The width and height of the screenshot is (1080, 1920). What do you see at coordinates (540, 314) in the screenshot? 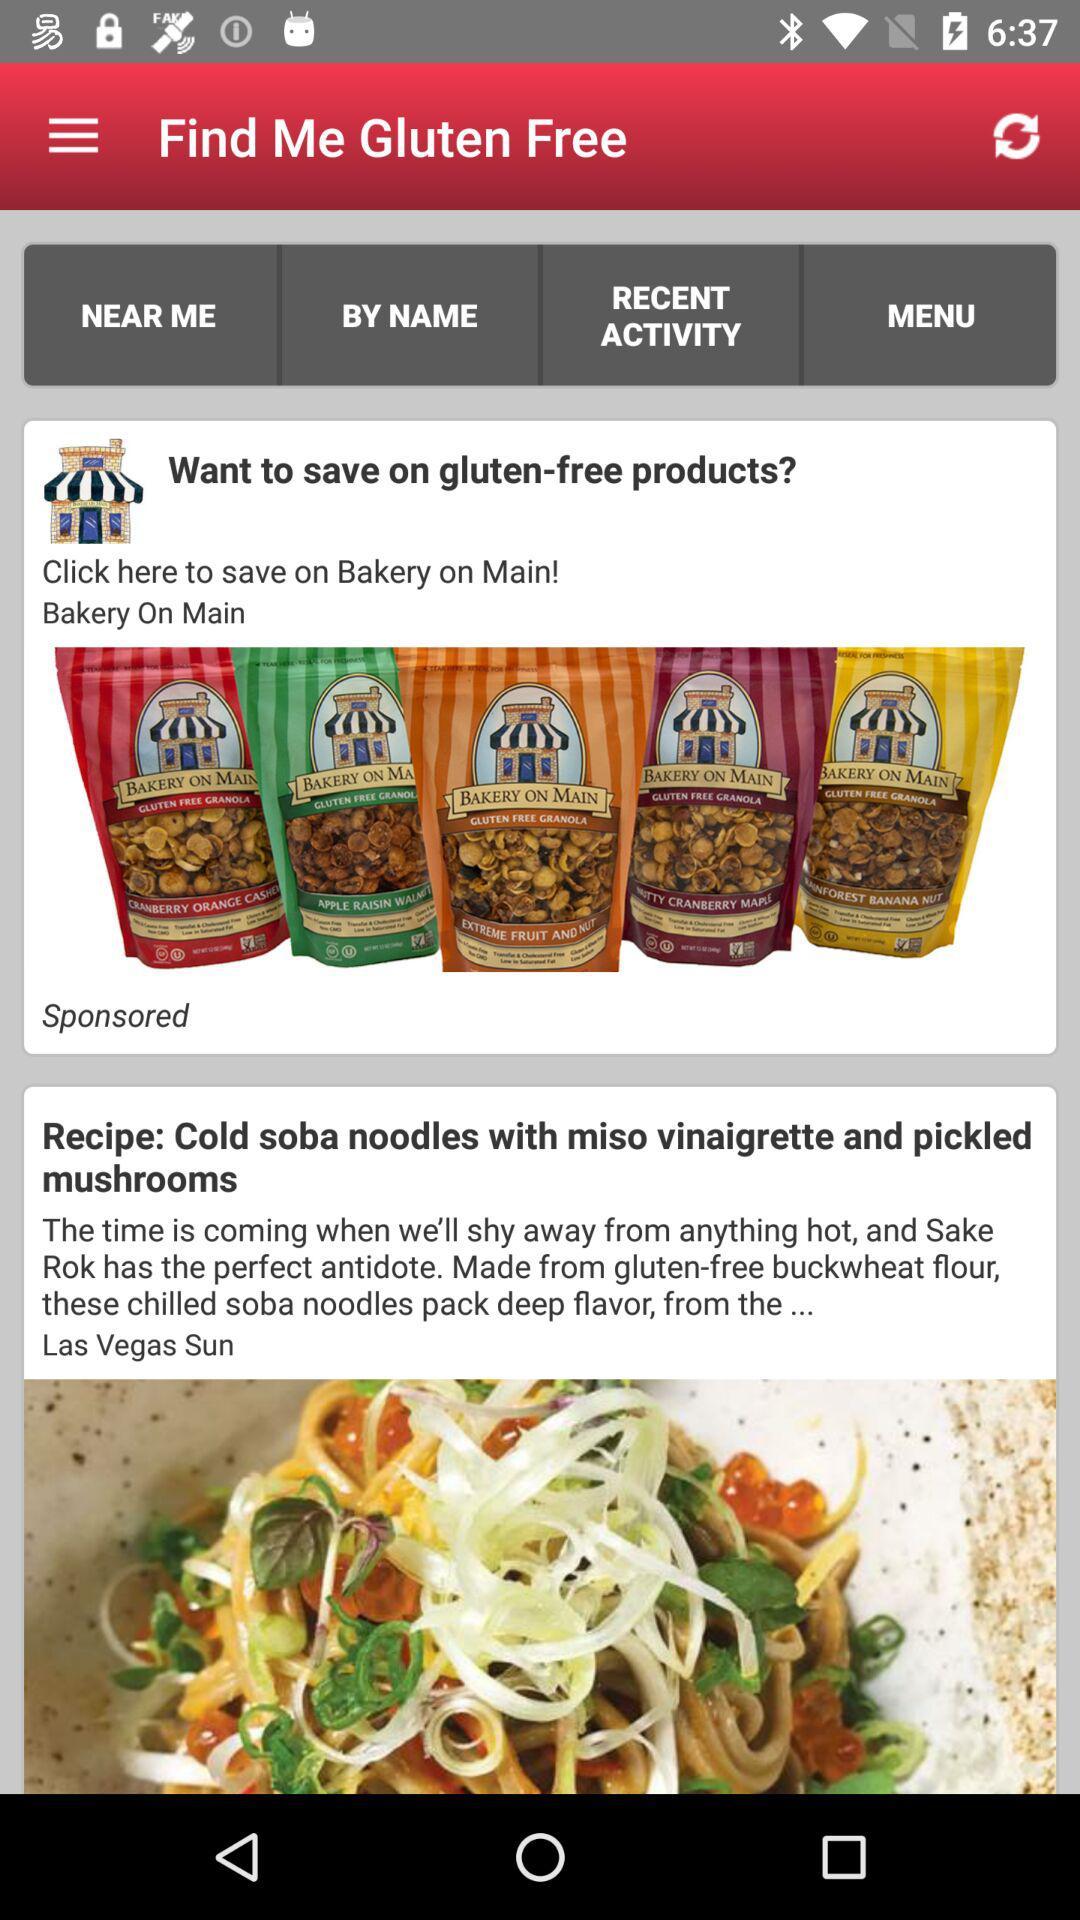
I see `item to the right of the by name` at bounding box center [540, 314].